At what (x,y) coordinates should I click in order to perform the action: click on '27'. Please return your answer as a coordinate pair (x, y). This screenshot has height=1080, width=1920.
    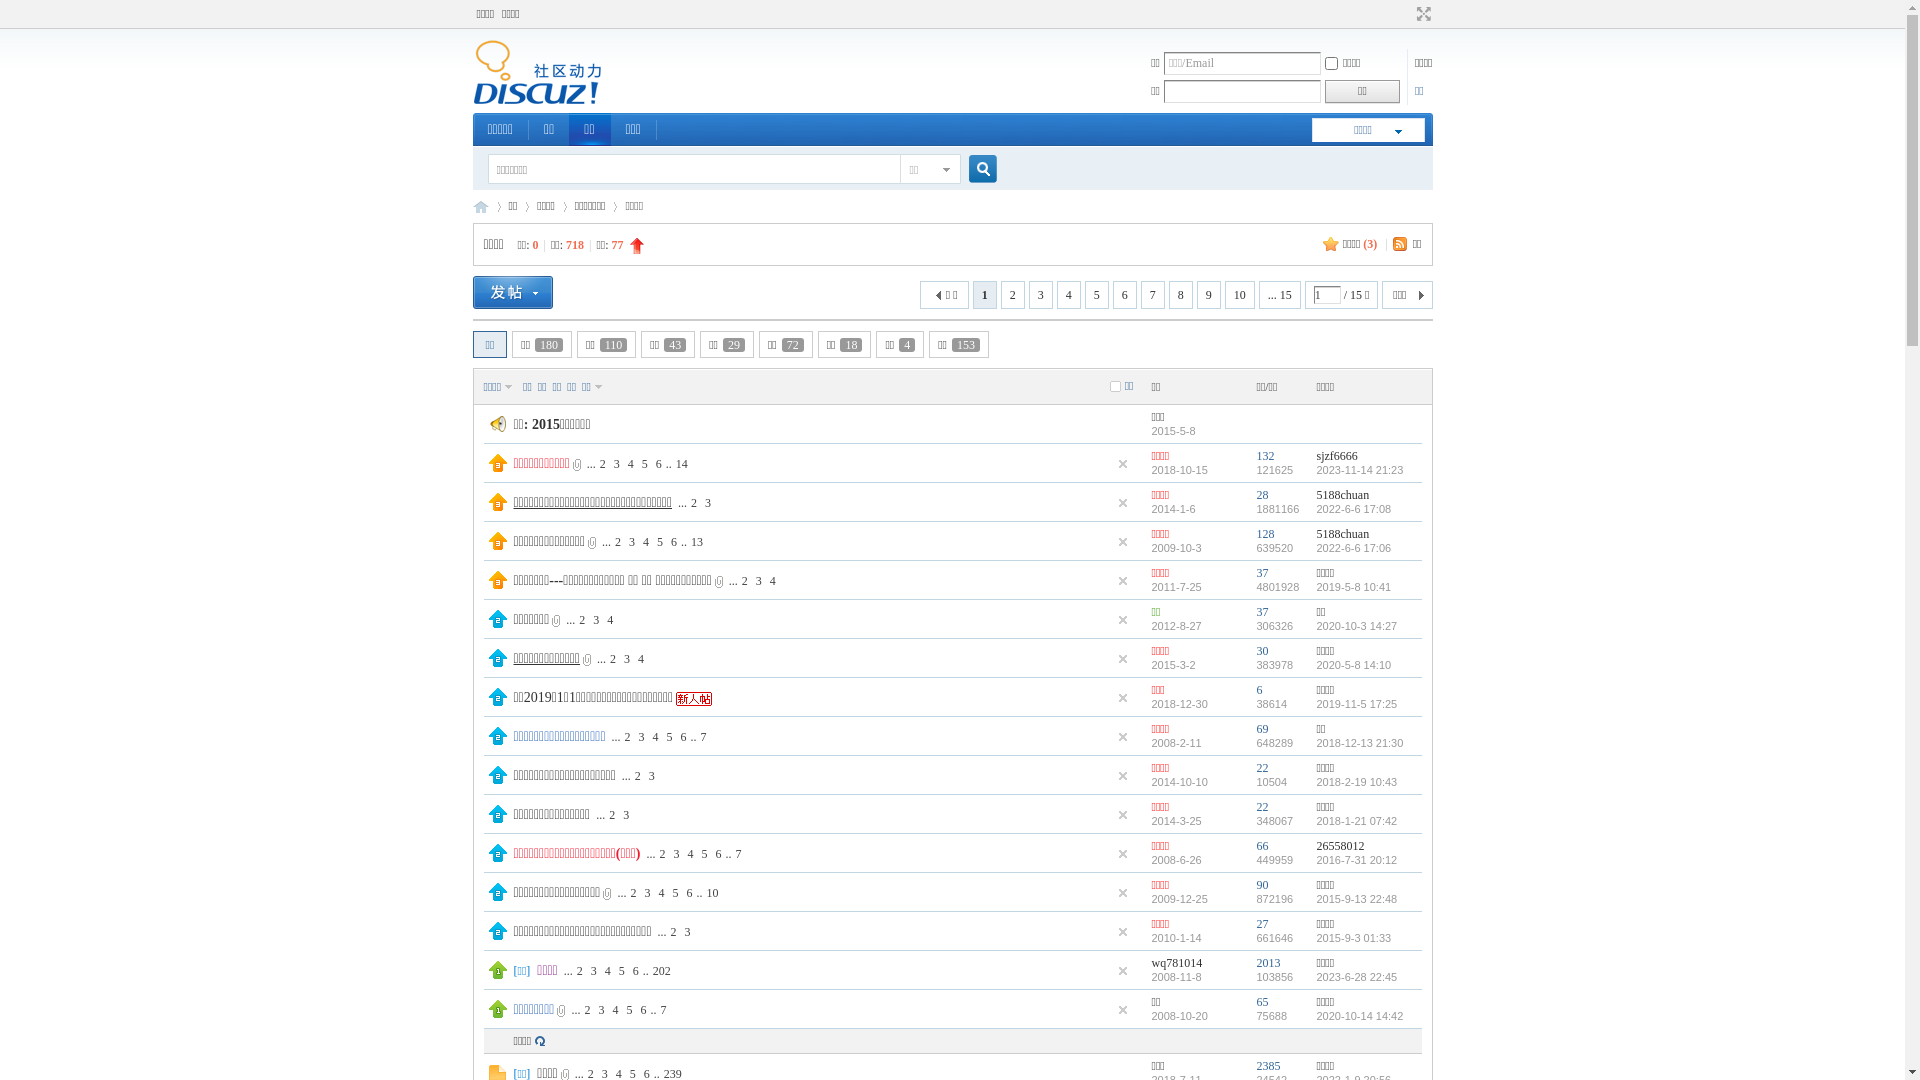
    Looking at the image, I should click on (1261, 924).